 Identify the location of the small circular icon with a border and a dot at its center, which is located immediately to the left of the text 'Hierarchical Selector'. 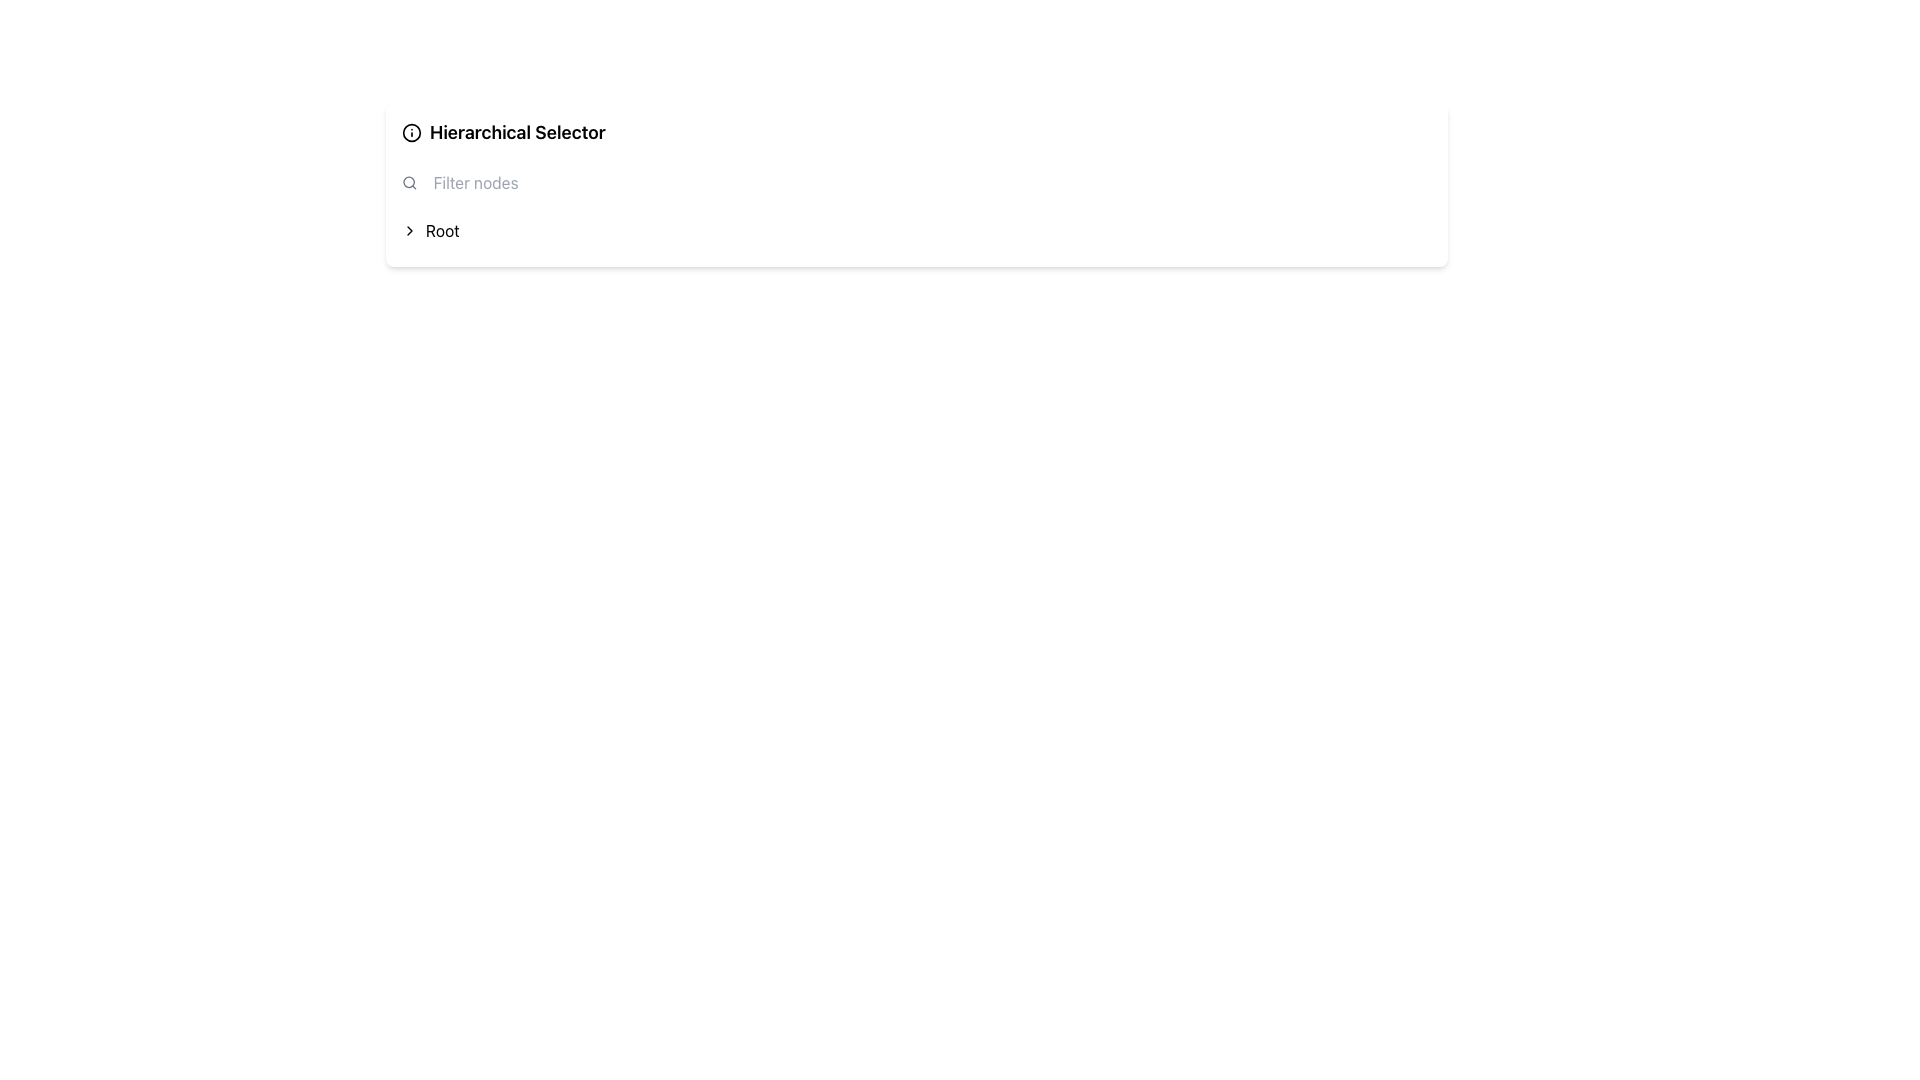
(411, 132).